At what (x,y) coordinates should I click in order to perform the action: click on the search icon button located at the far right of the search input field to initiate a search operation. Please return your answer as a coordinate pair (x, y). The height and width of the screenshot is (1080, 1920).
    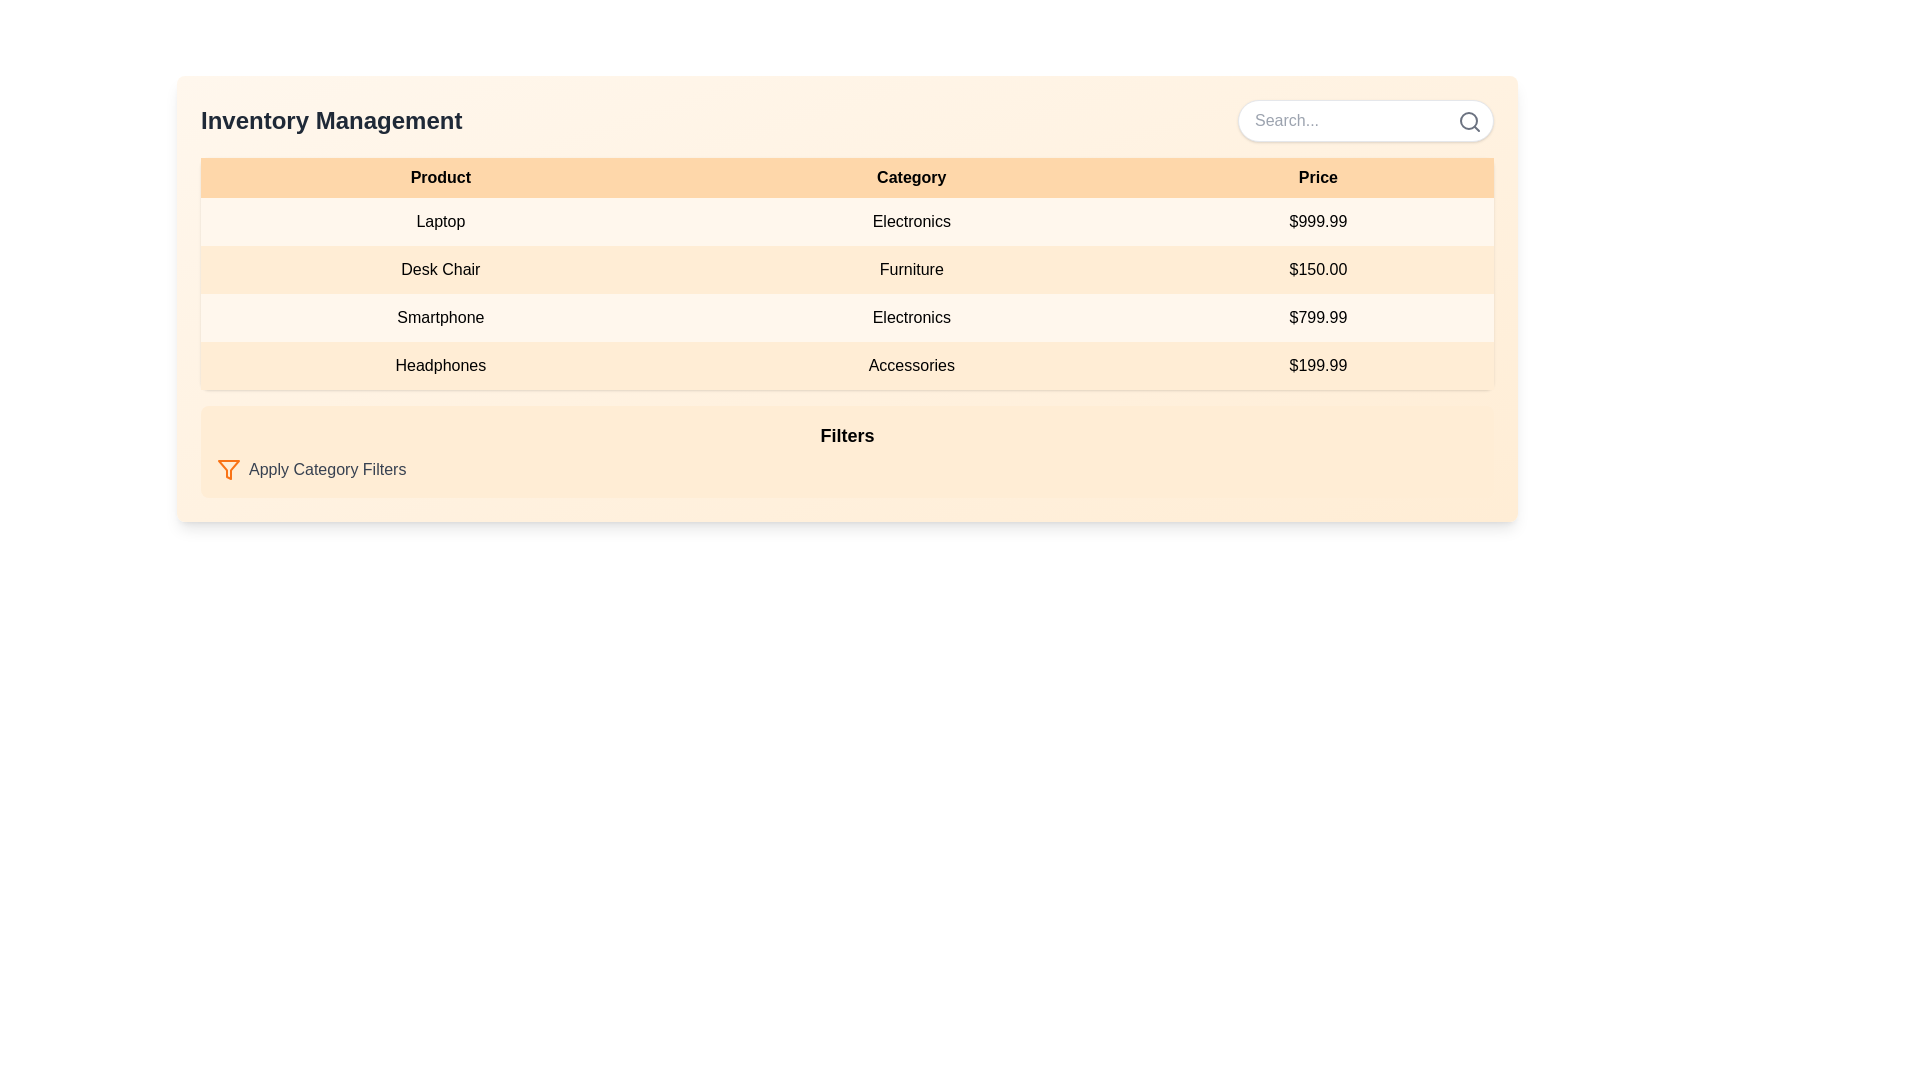
    Looking at the image, I should click on (1469, 122).